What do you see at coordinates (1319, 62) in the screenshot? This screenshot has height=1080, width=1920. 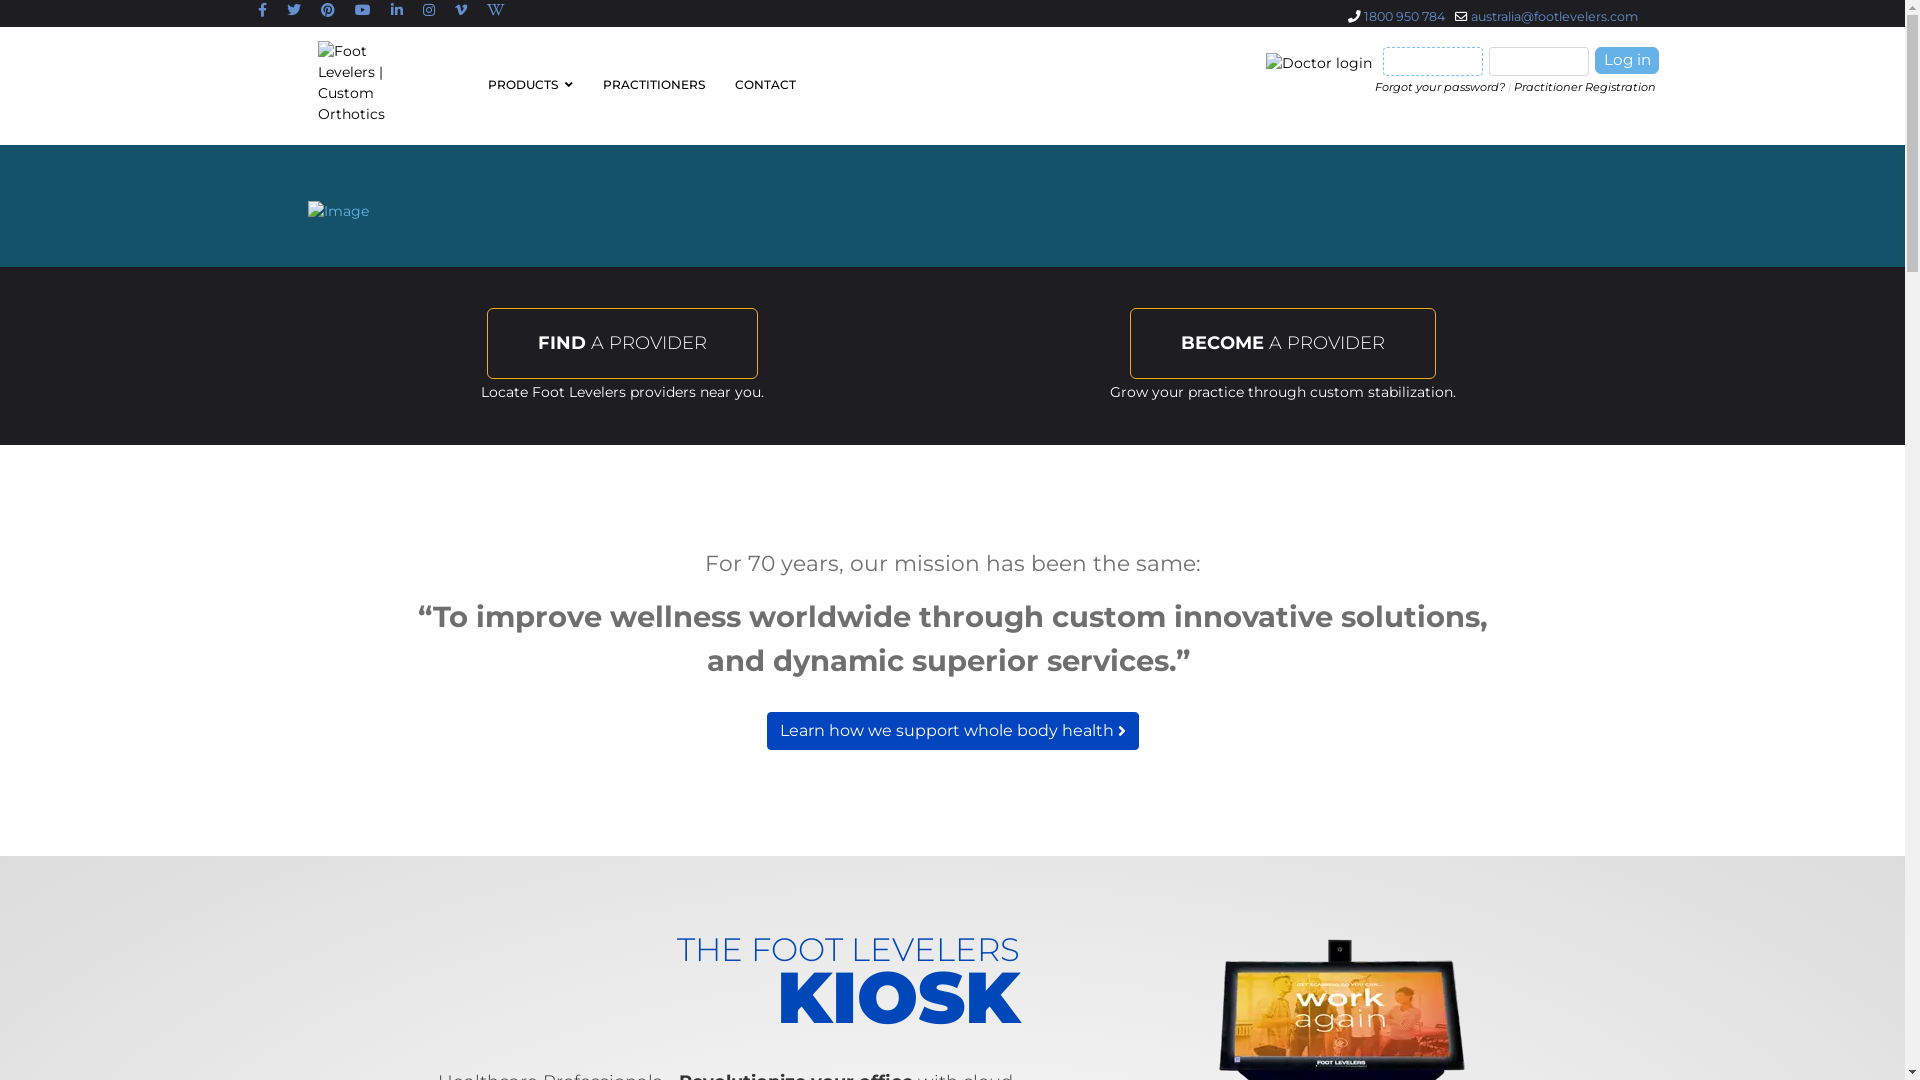 I see `'Doctor login'` at bounding box center [1319, 62].